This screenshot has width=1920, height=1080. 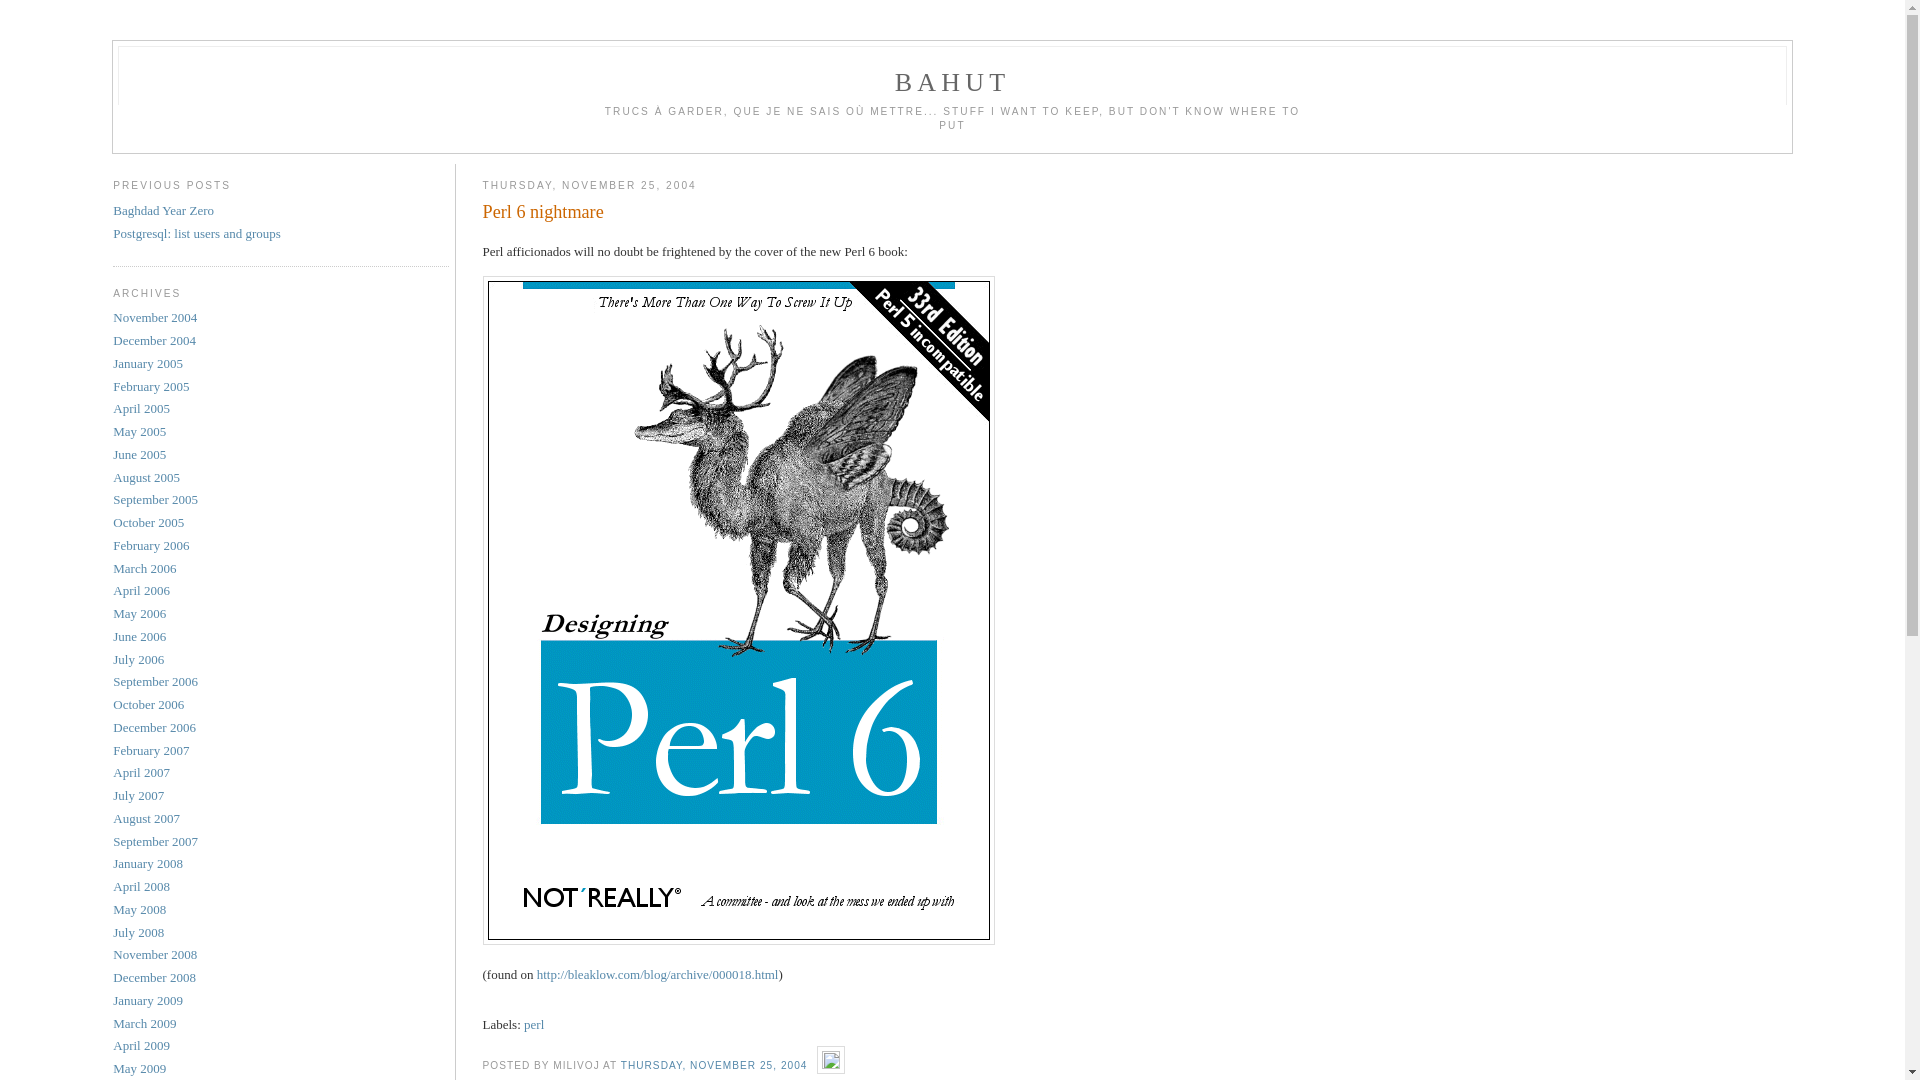 I want to click on 'February 2007', so click(x=149, y=750).